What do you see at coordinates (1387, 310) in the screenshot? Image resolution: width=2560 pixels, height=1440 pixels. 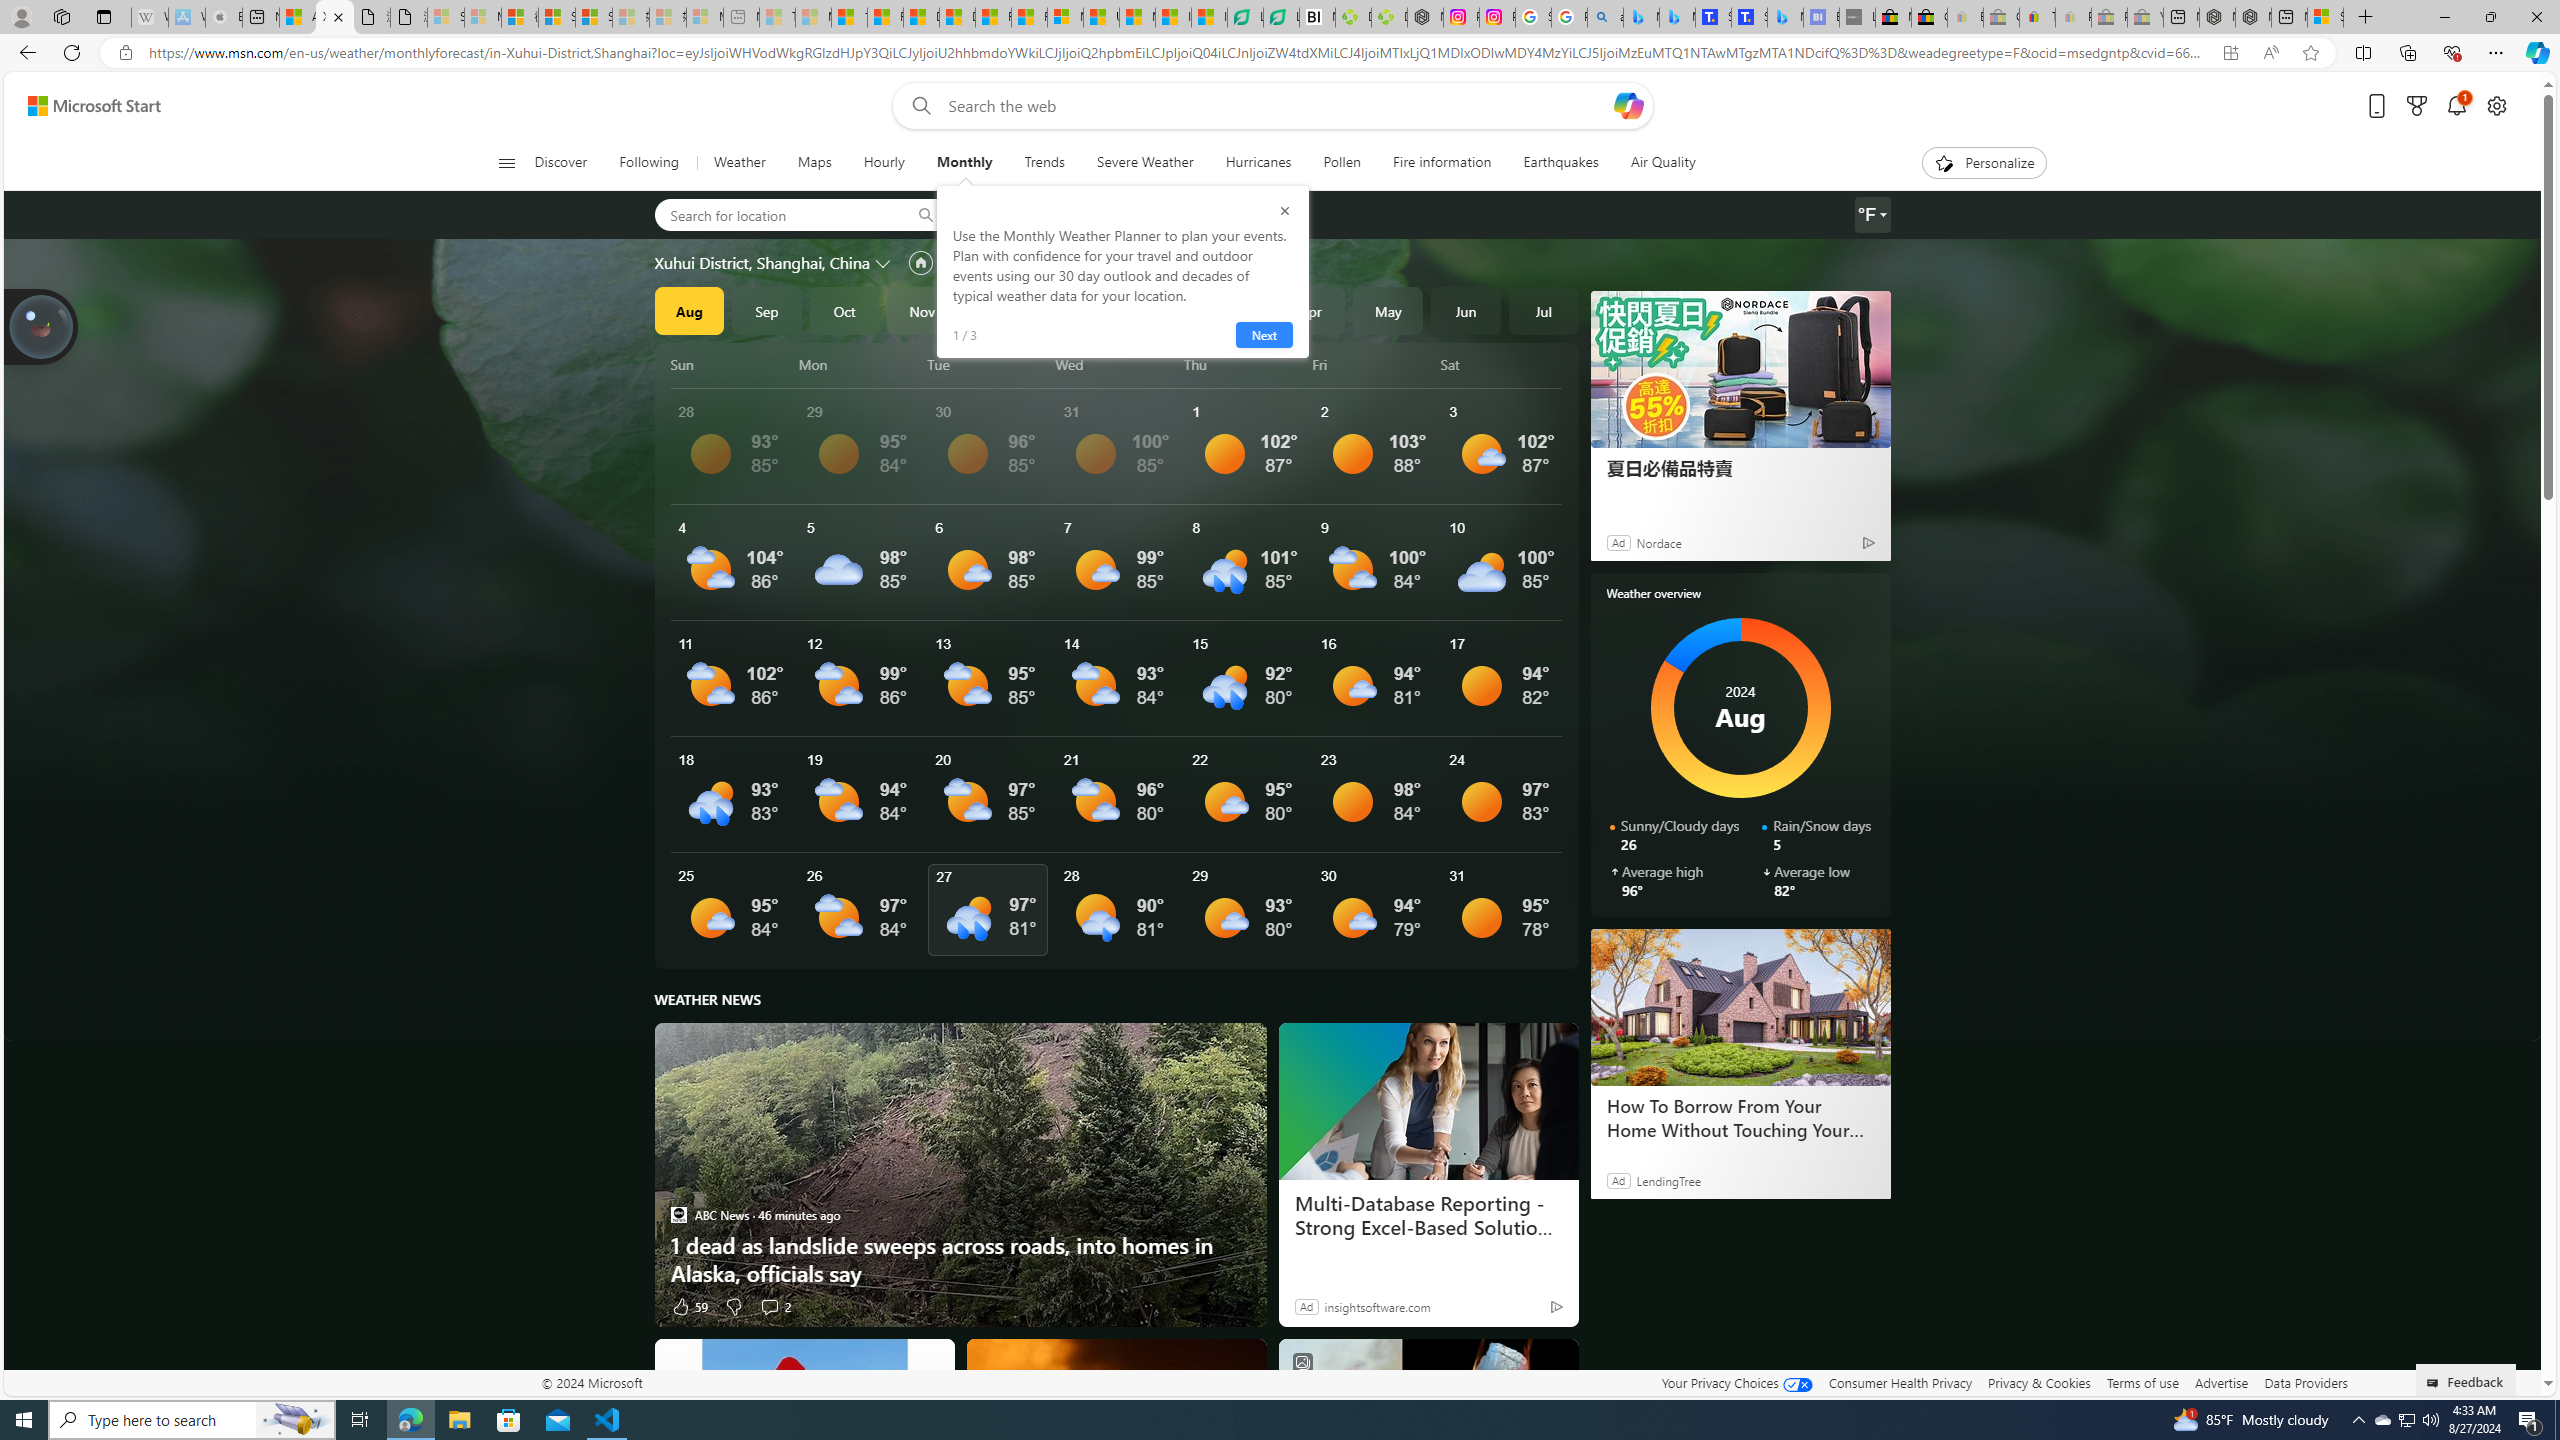 I see `'May'` at bounding box center [1387, 310].